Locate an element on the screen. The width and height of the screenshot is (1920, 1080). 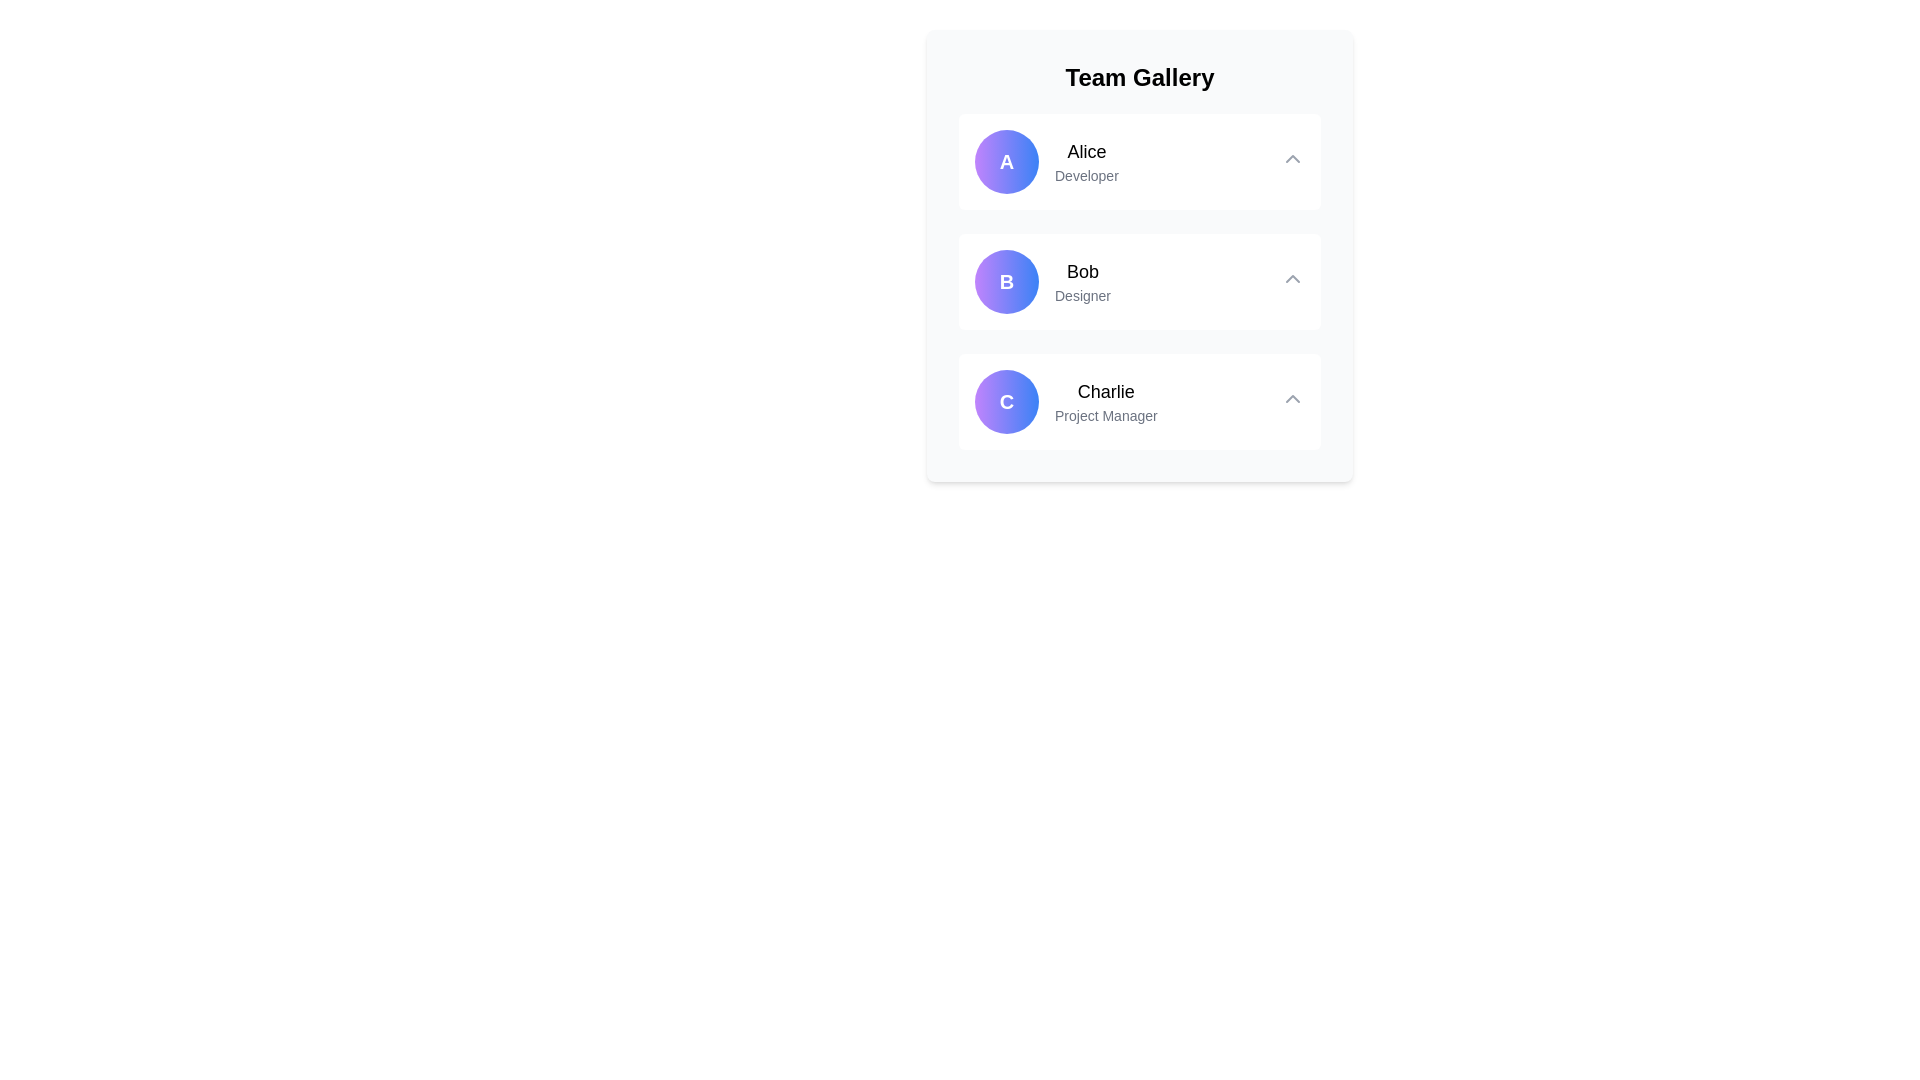
the static text element reading 'Developer' which is styled in a small gray font and located beneath the larger text 'Alice' in the 'Team Gallery' section is located at coordinates (1085, 175).